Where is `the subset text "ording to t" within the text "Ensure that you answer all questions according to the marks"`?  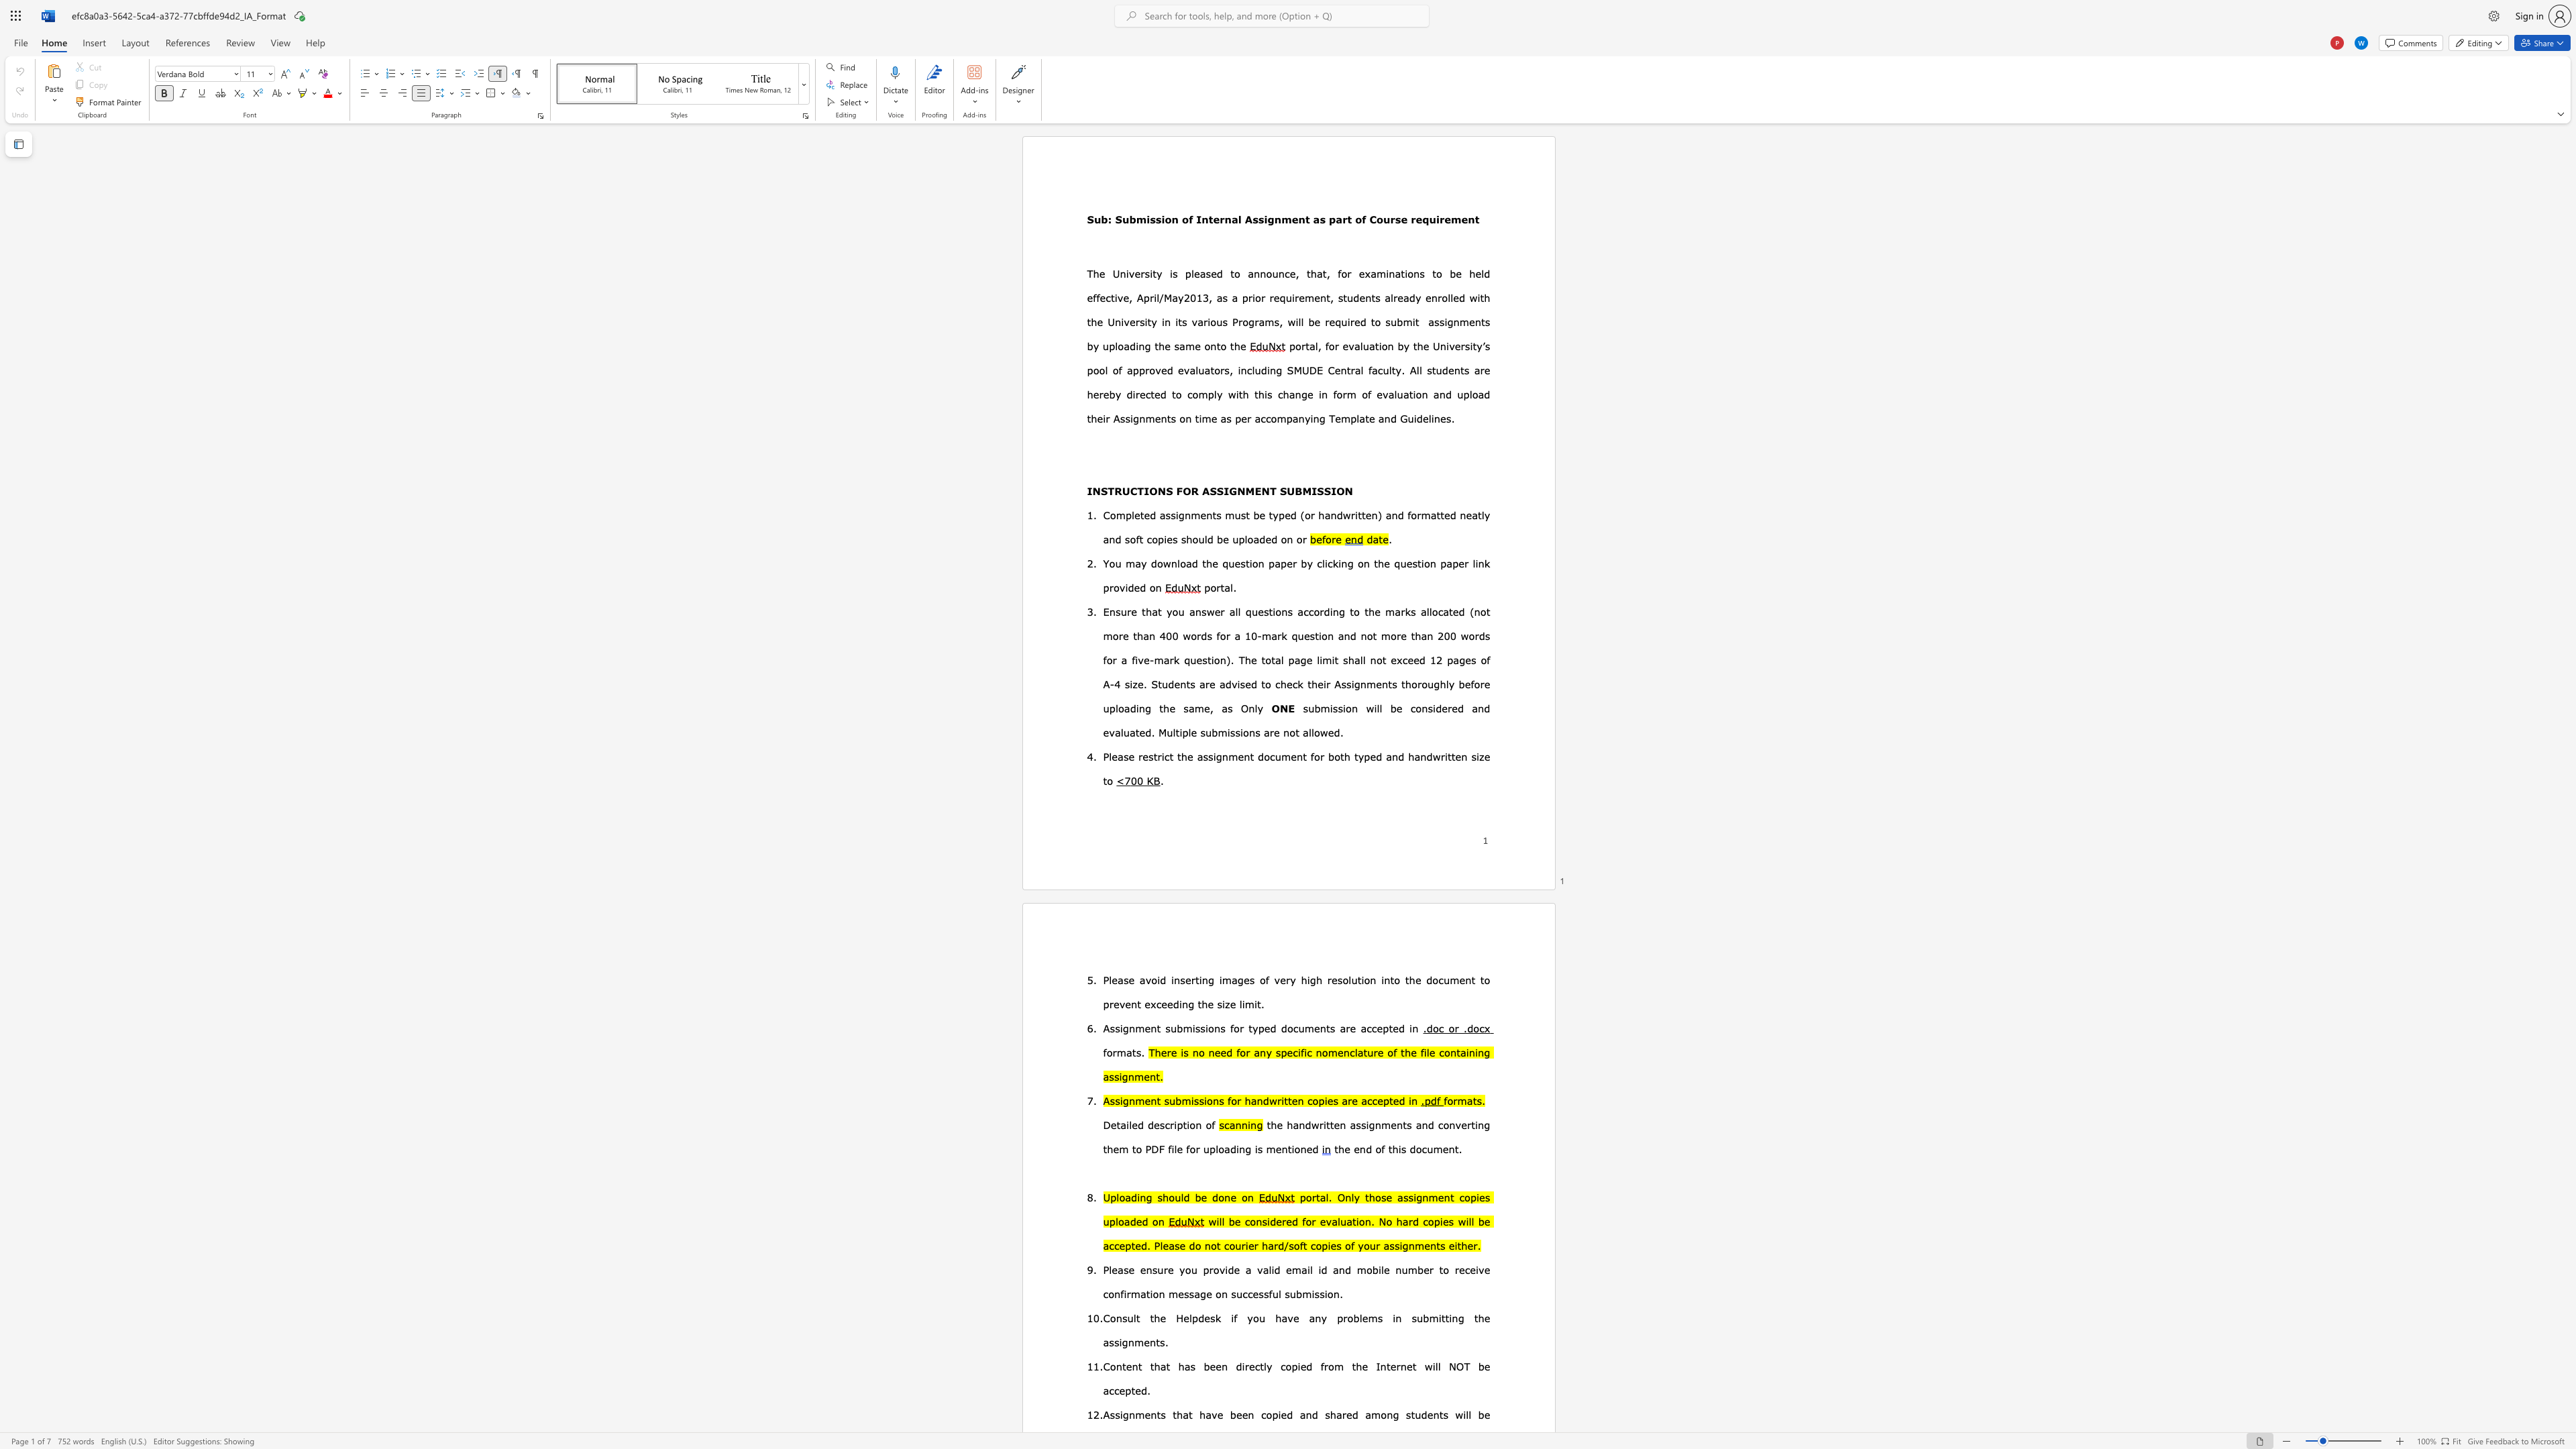
the subset text "ording to t" within the text "Ensure that you answer all questions according to the marks" is located at coordinates (1313, 610).